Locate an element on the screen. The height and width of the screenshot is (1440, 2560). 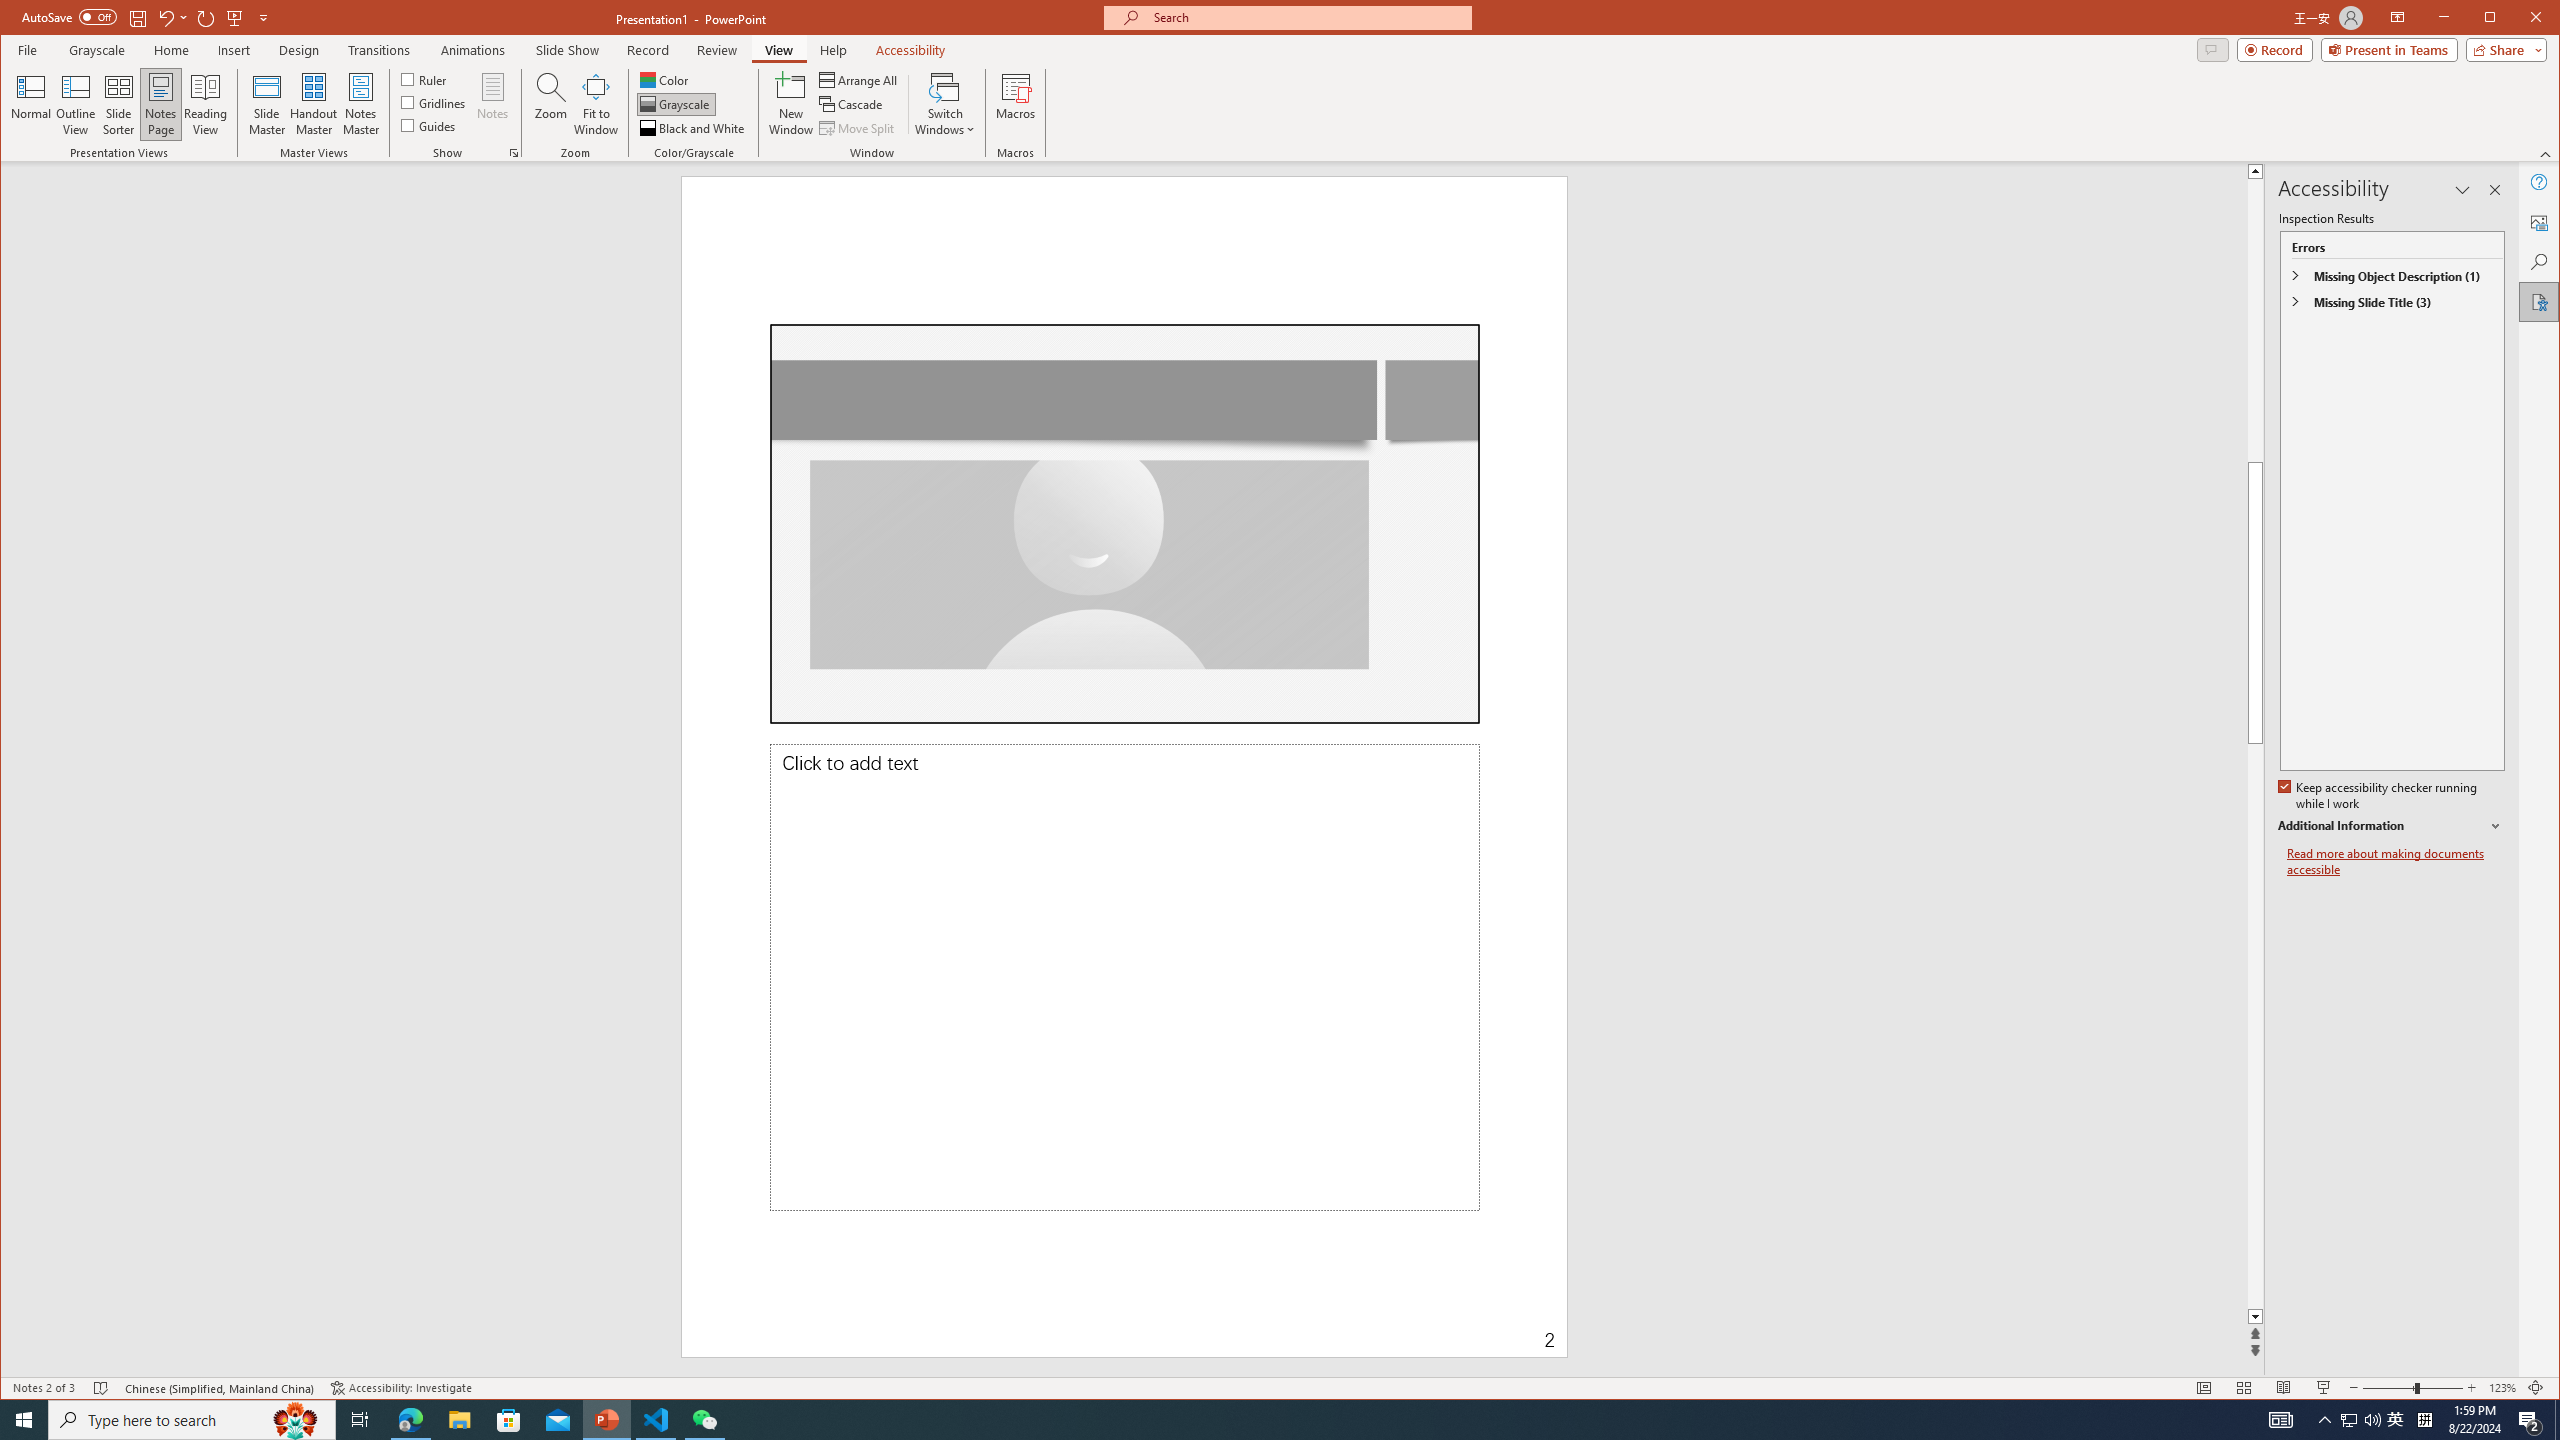
'Alt Text' is located at coordinates (2539, 221).